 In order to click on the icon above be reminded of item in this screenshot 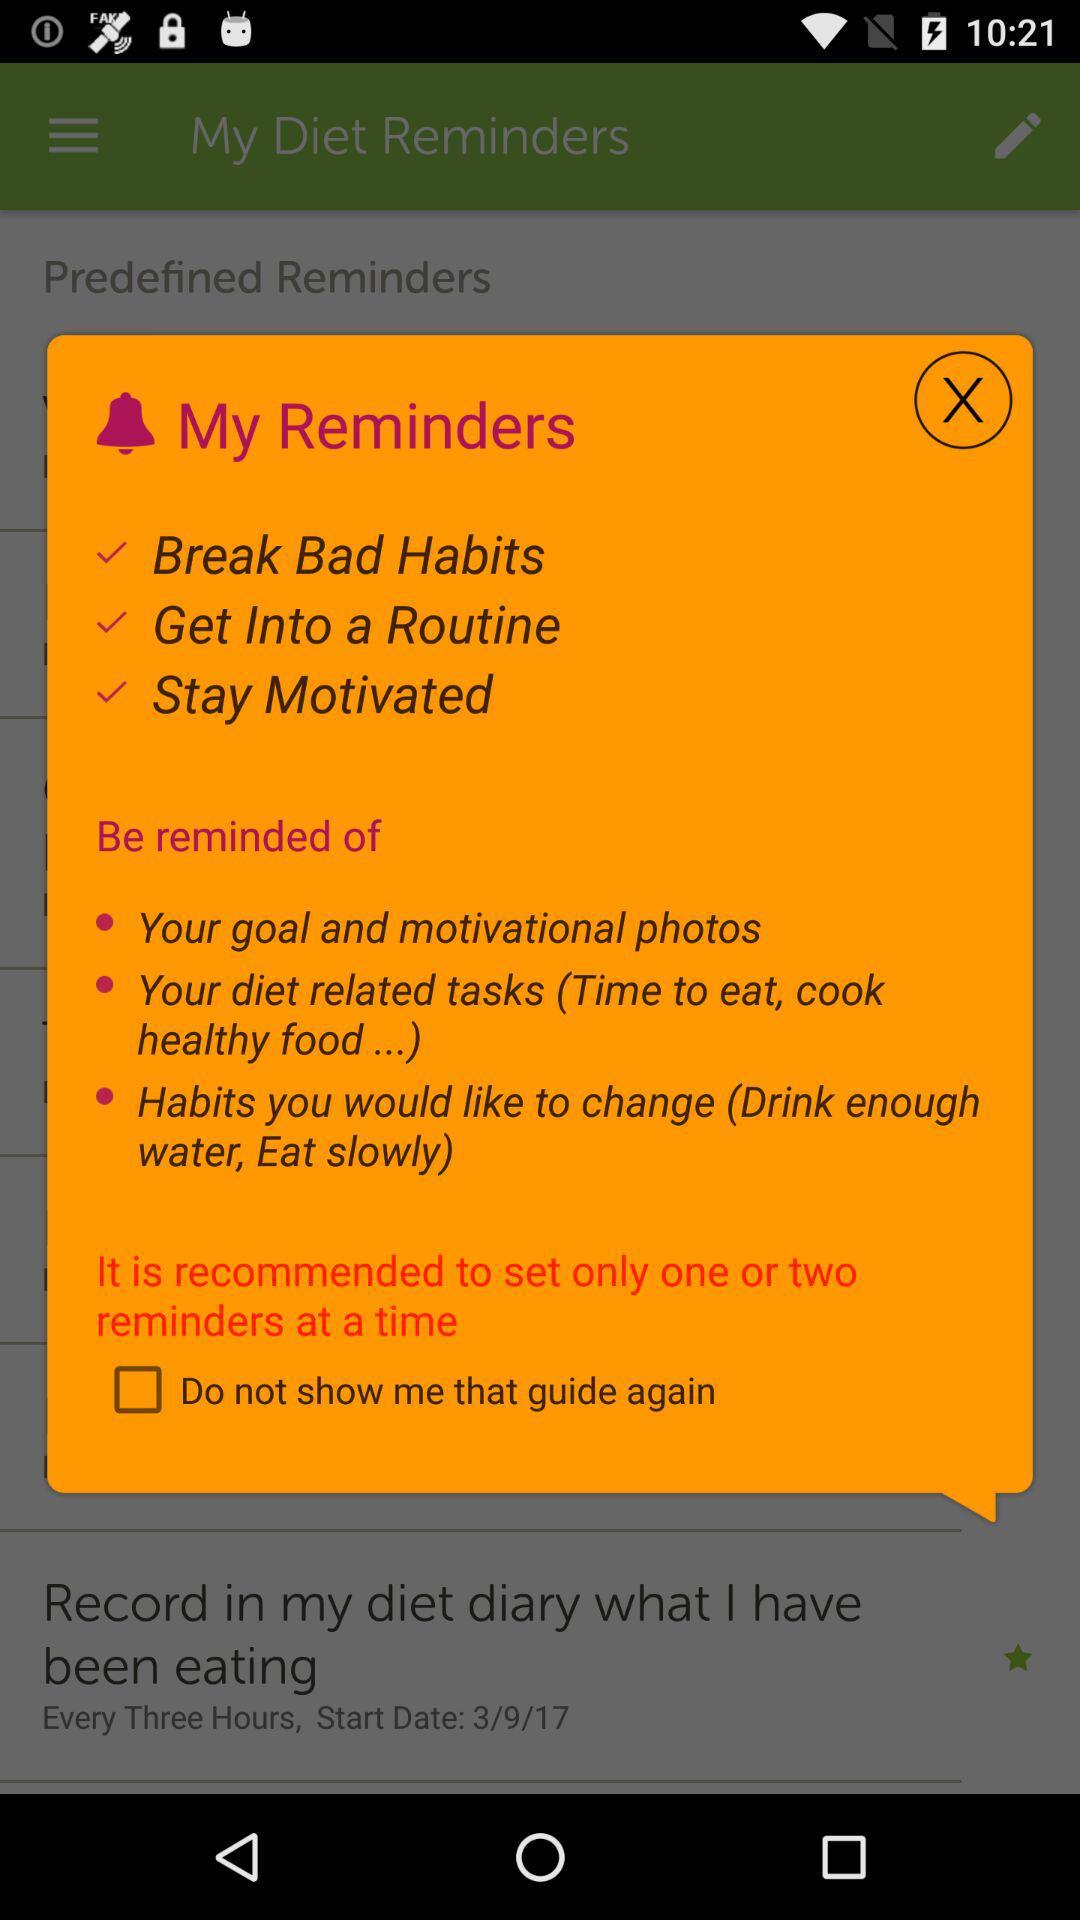, I will do `click(962, 400)`.